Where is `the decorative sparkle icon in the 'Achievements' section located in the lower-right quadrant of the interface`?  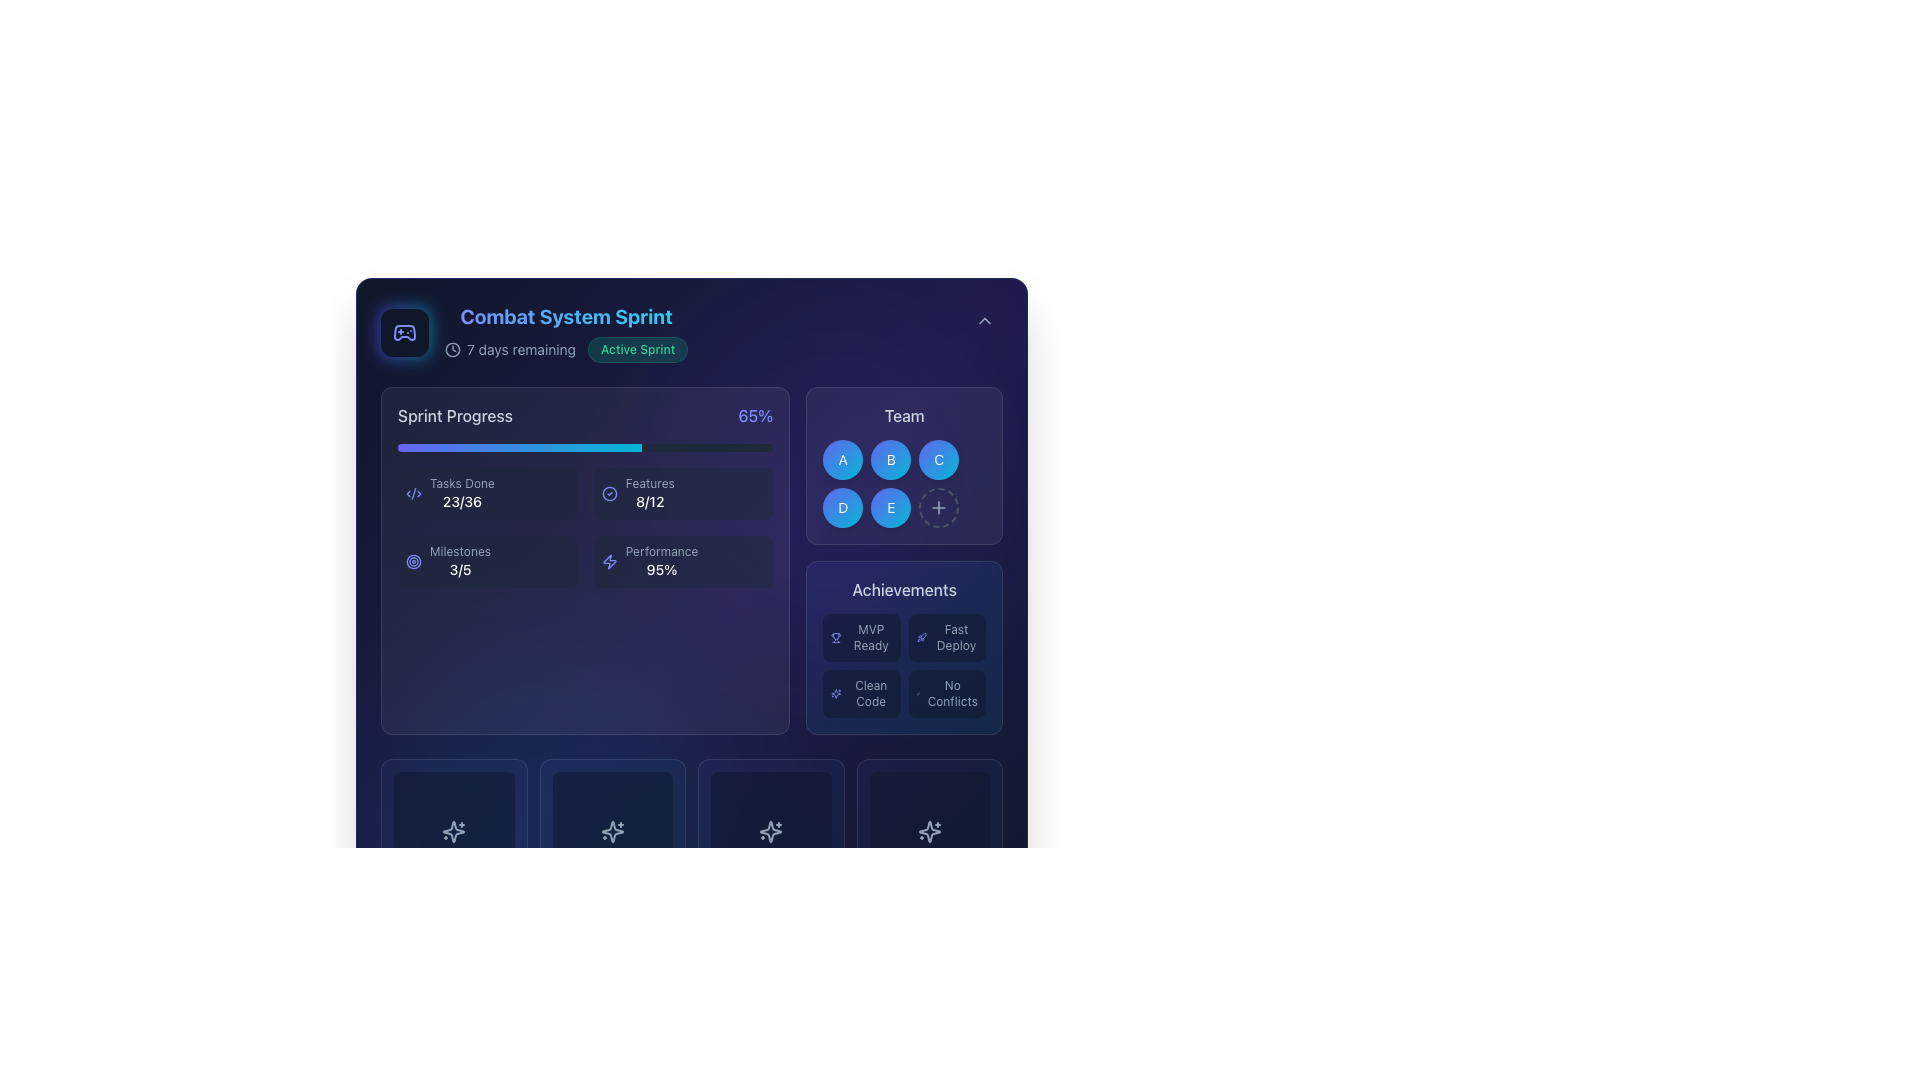 the decorative sparkle icon in the 'Achievements' section located in the lower-right quadrant of the interface is located at coordinates (836, 693).